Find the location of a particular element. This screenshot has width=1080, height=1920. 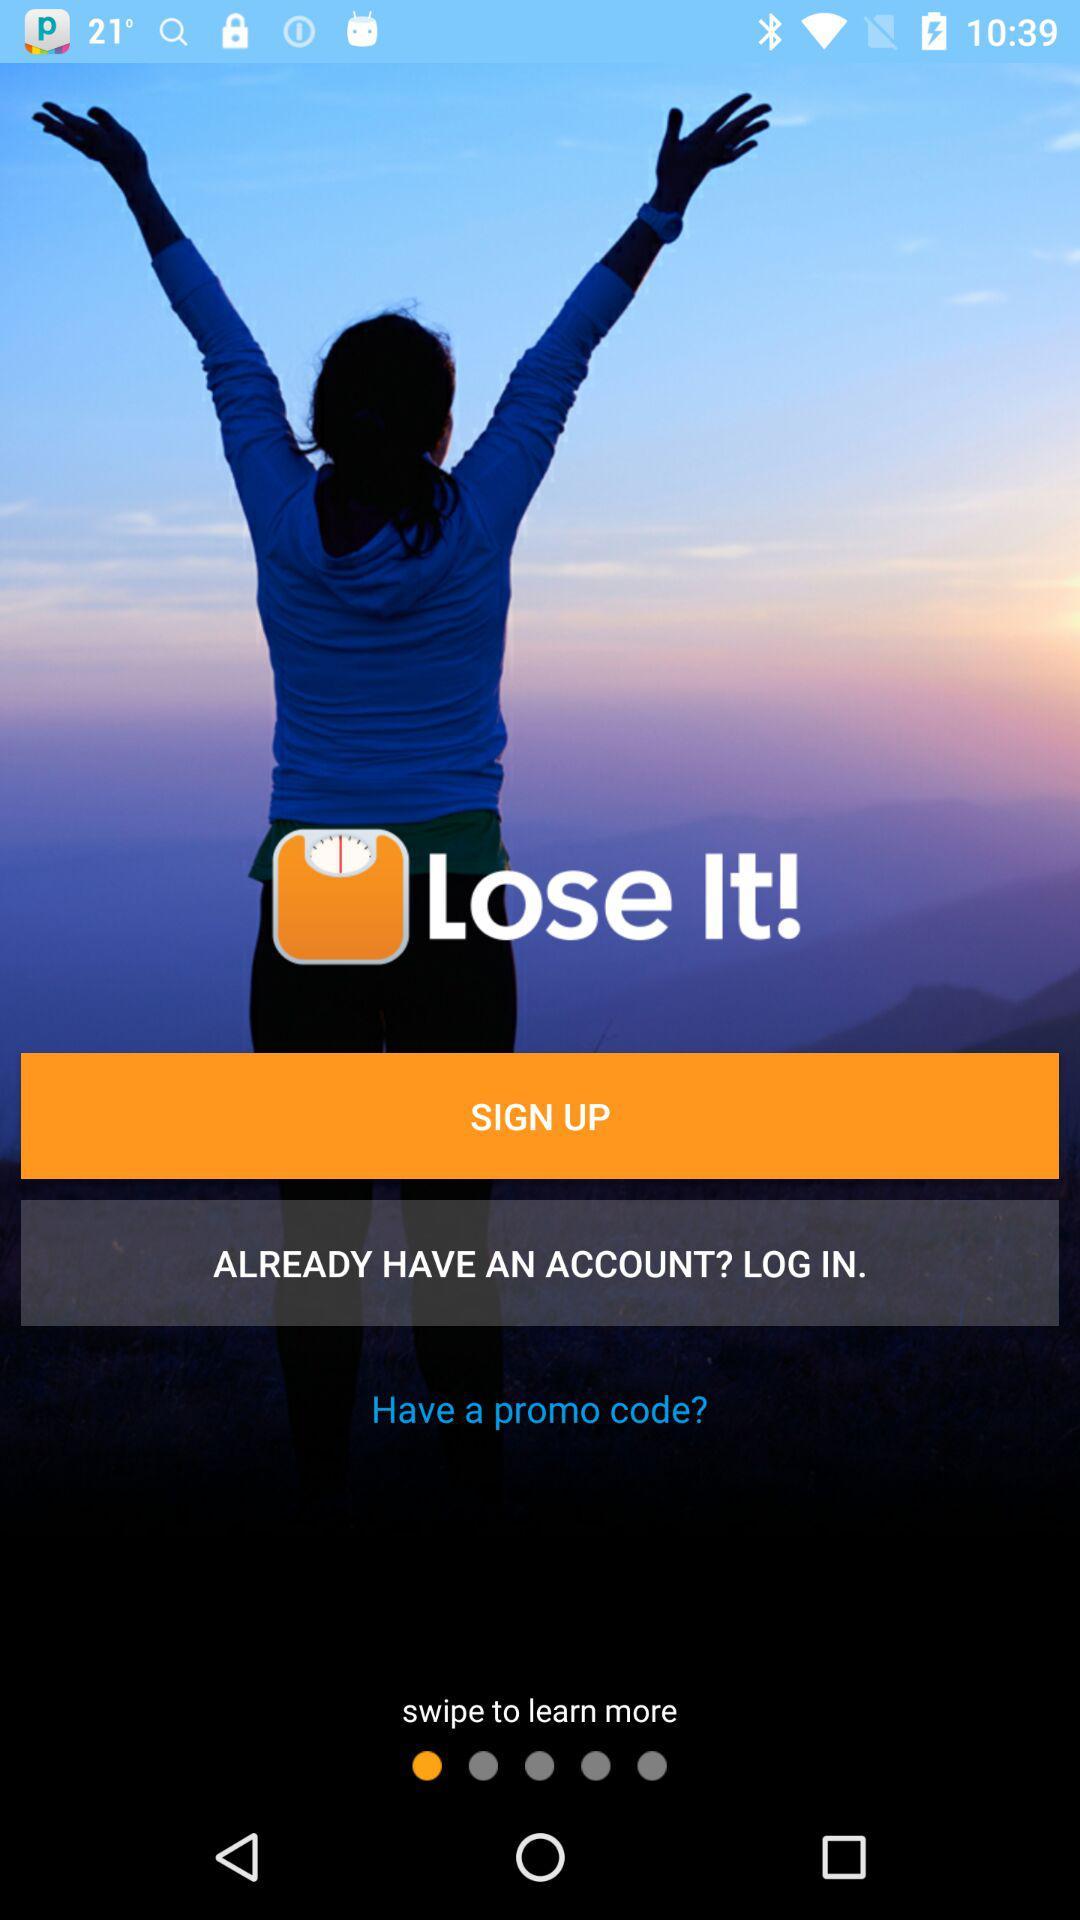

the already have an is located at coordinates (540, 1261).